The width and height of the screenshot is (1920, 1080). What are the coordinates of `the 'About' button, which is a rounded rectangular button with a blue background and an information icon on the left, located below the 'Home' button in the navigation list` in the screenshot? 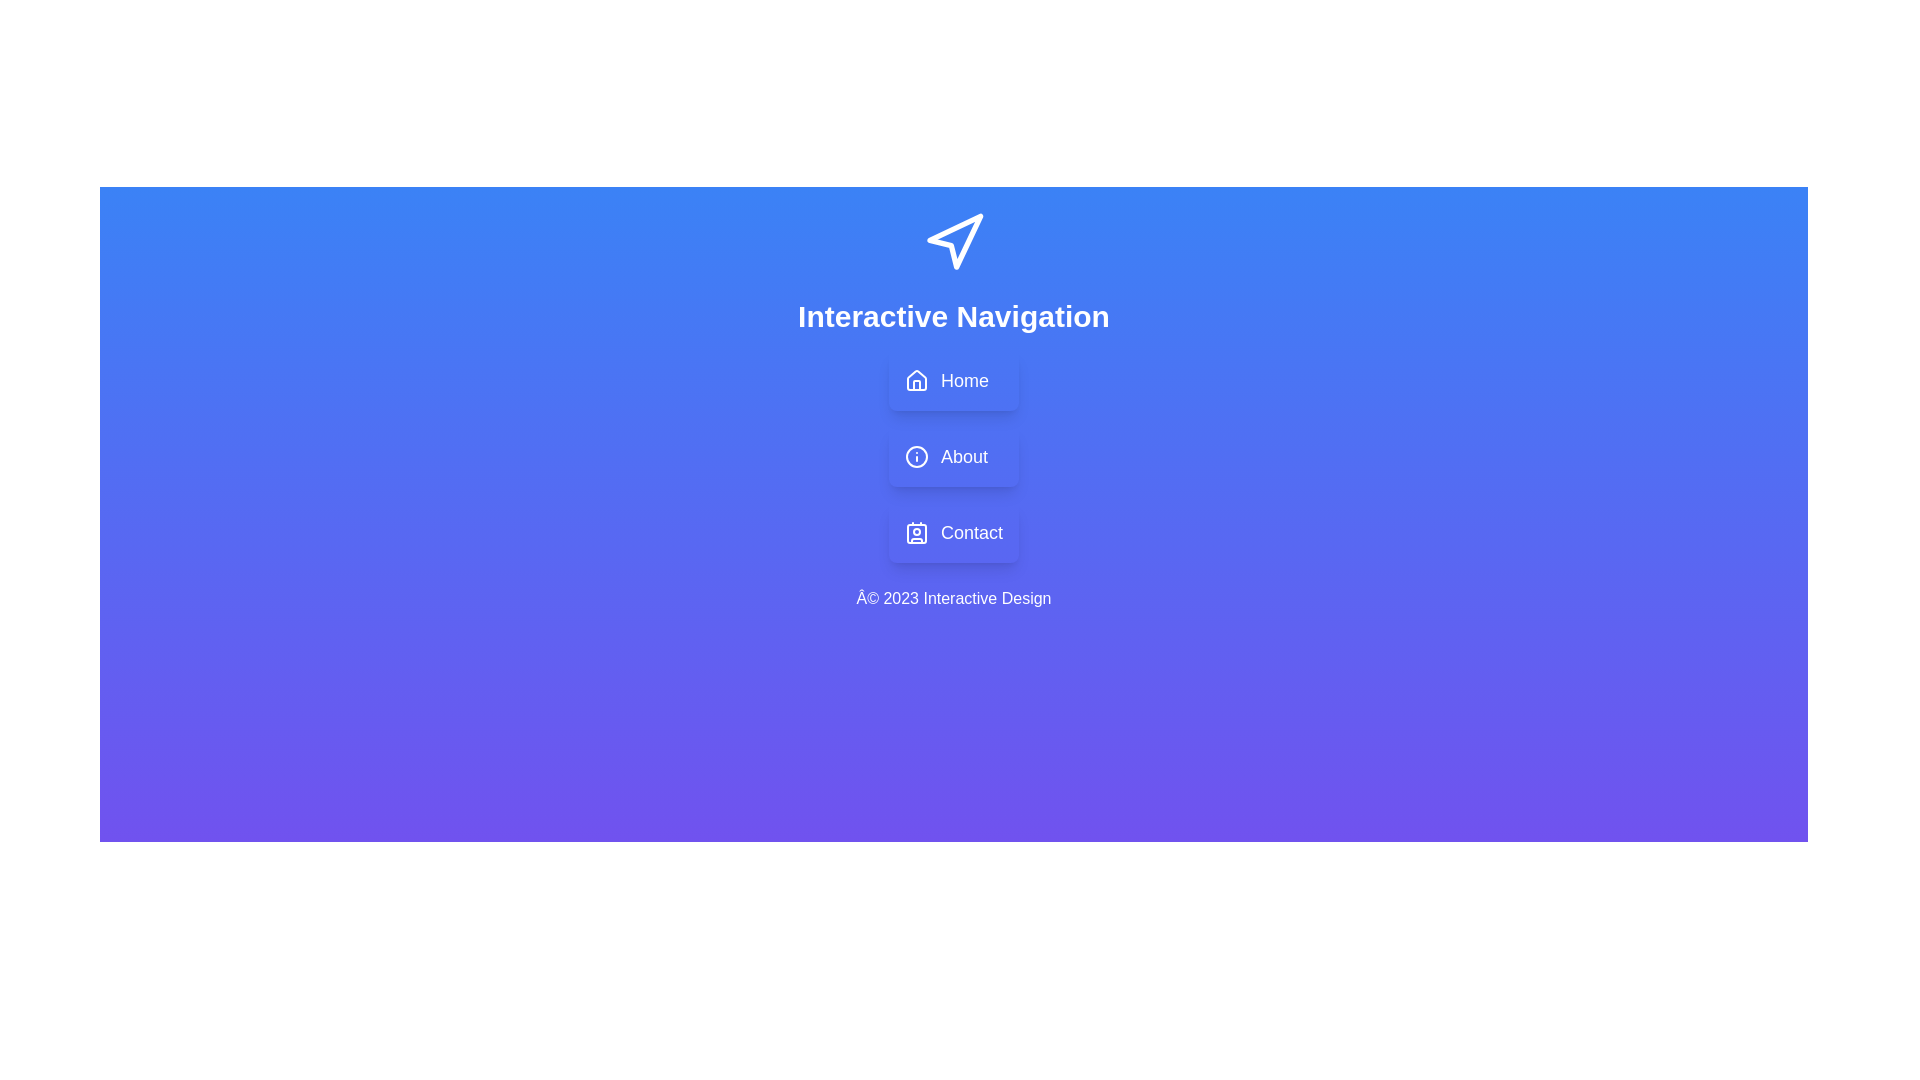 It's located at (953, 456).